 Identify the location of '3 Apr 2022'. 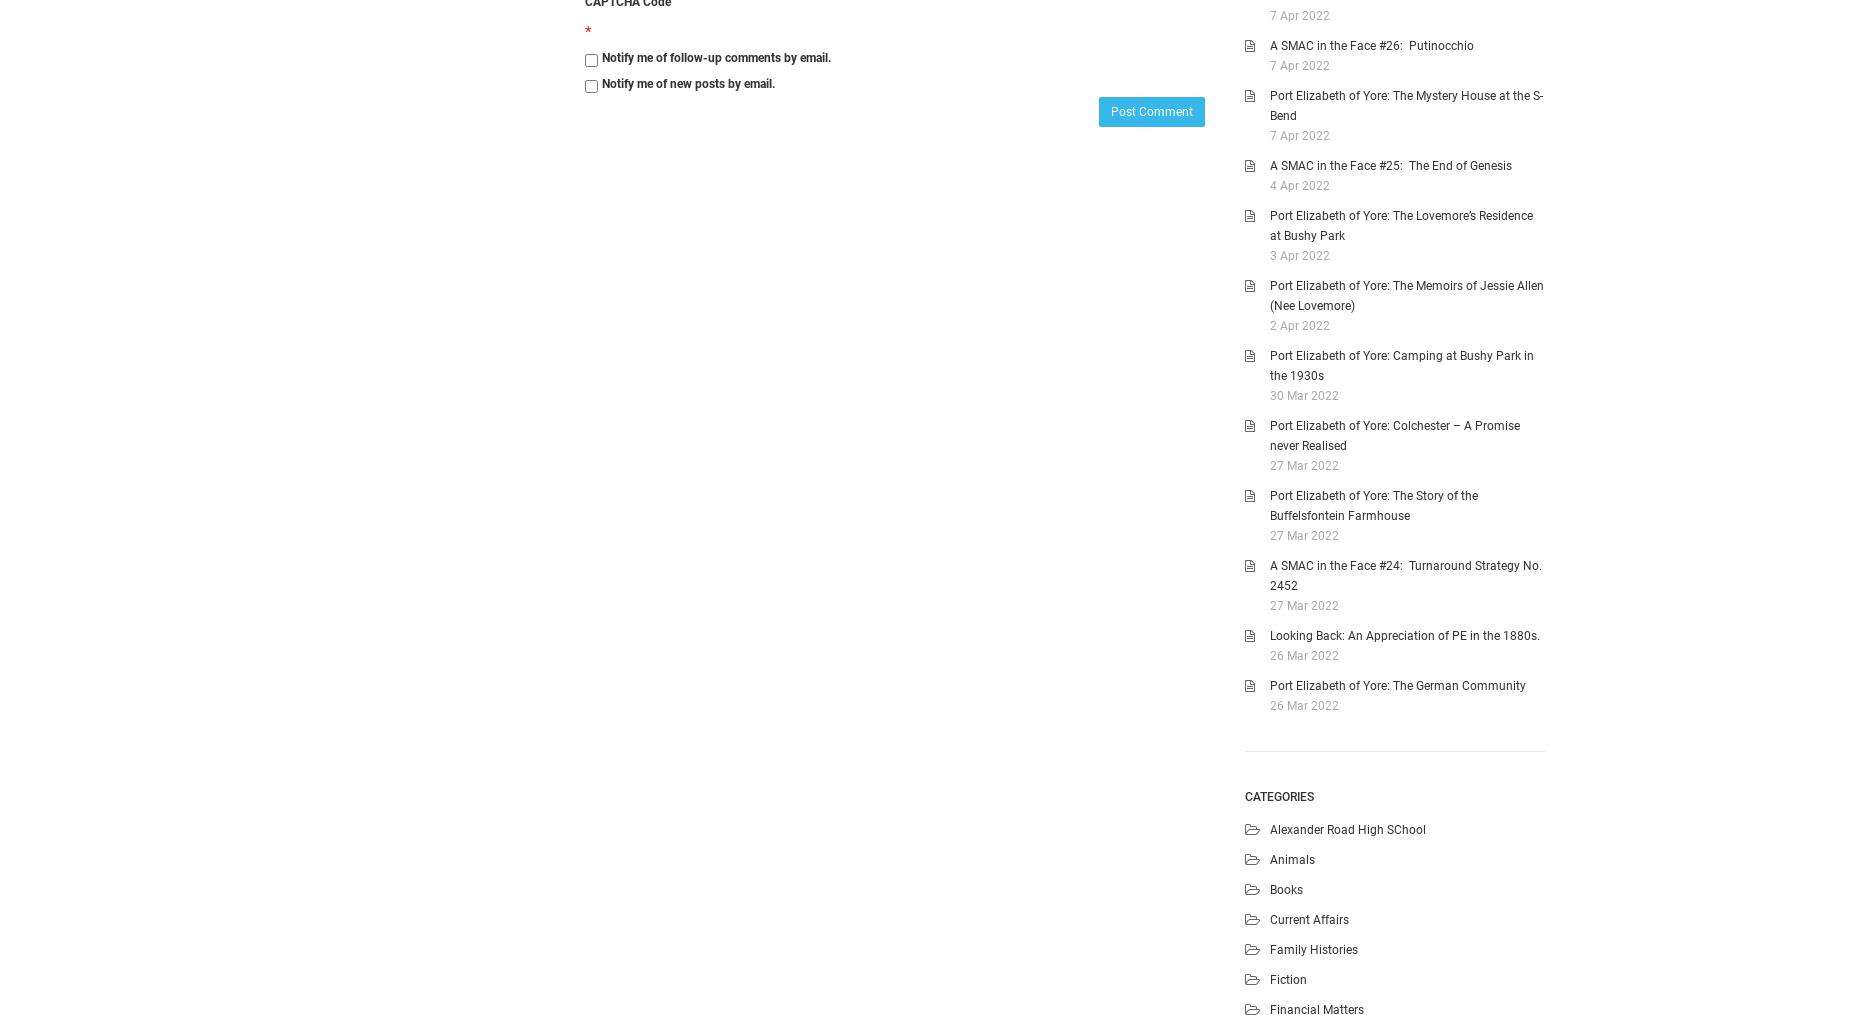
(1298, 255).